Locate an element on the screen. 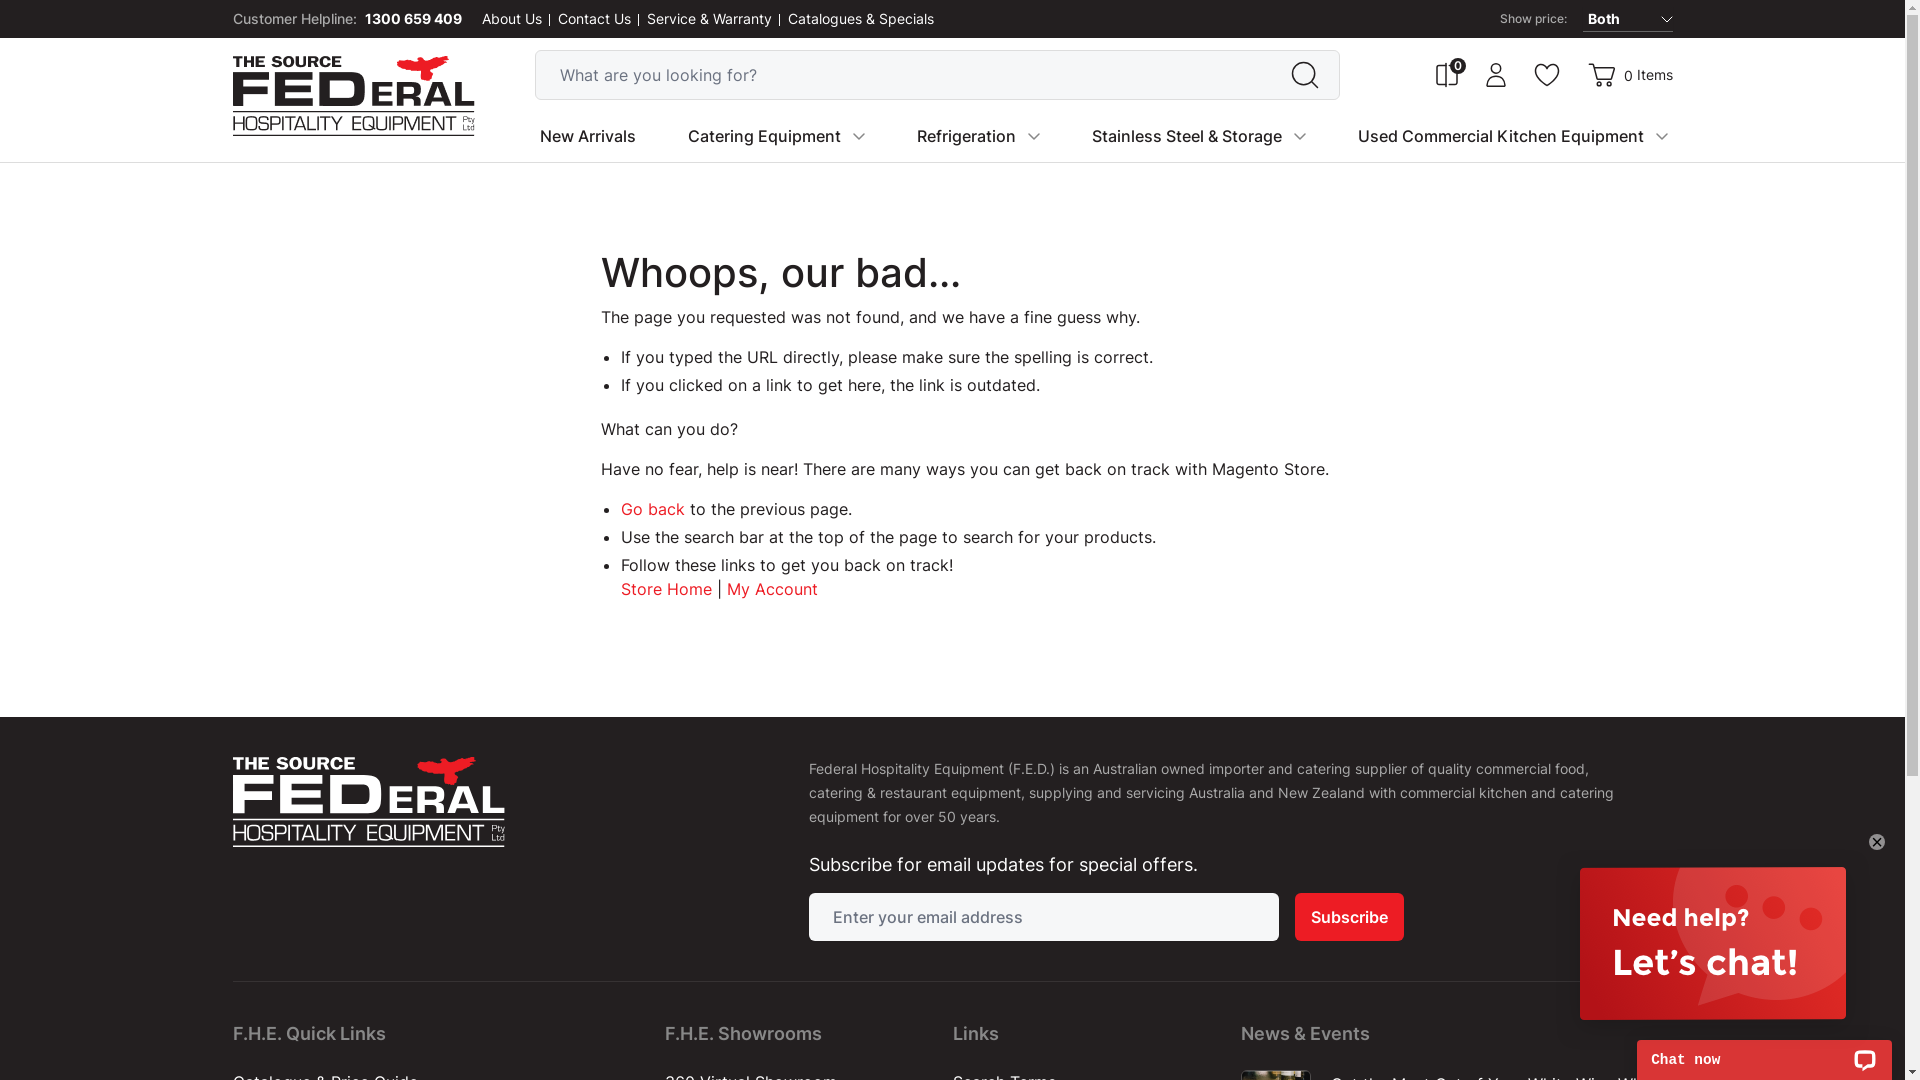 This screenshot has height=1080, width=1920. 'Search' is located at coordinates (1305, 73).